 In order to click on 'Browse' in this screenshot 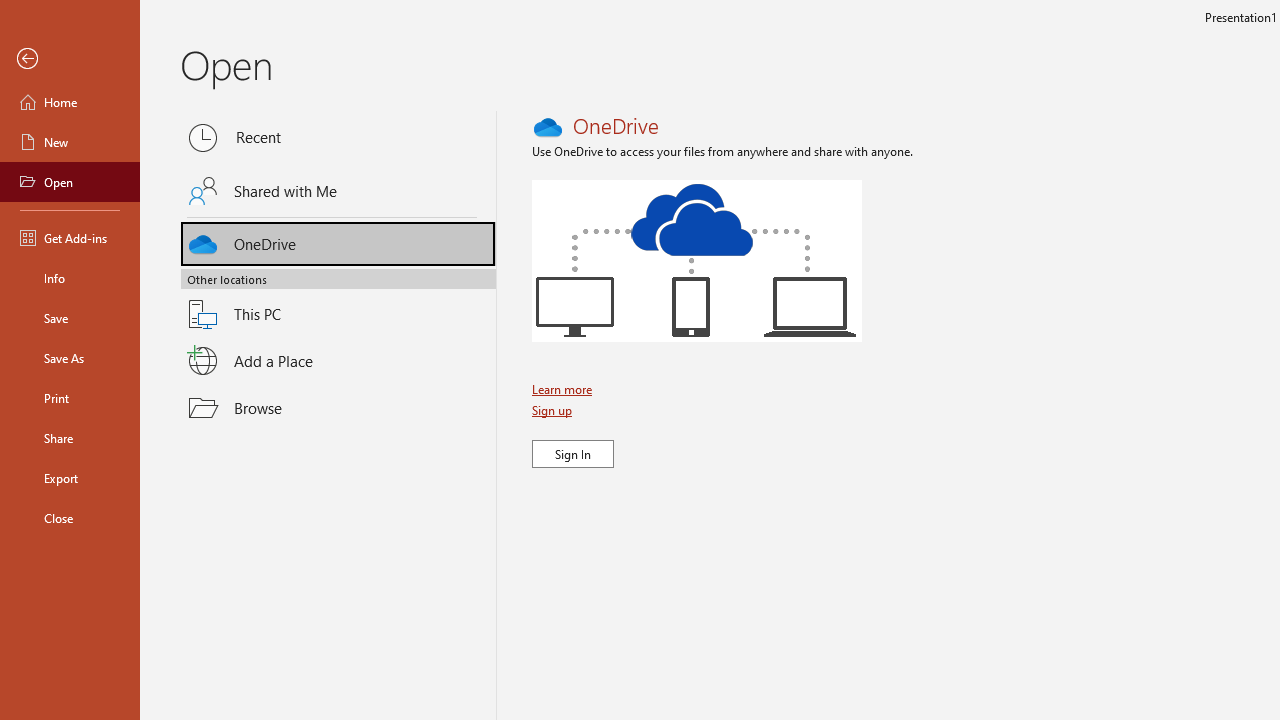, I will do `click(338, 406)`.